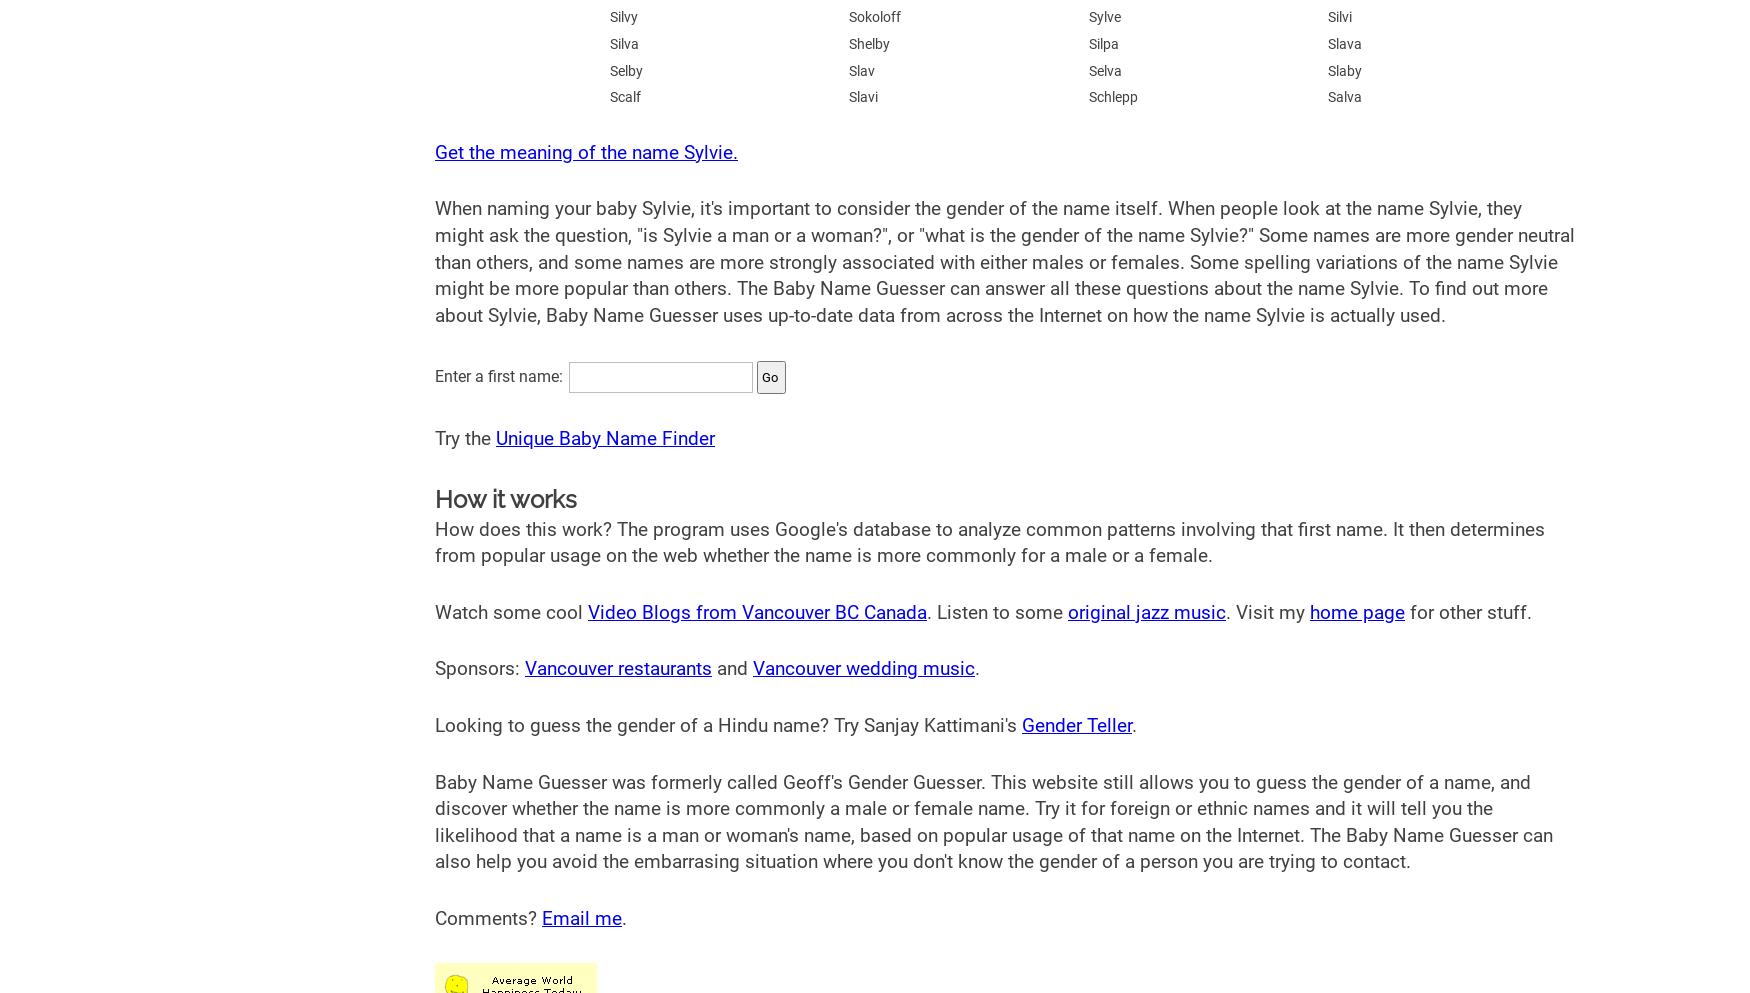 The width and height of the screenshot is (1750, 993). I want to click on 'original jazz music', so click(1145, 611).